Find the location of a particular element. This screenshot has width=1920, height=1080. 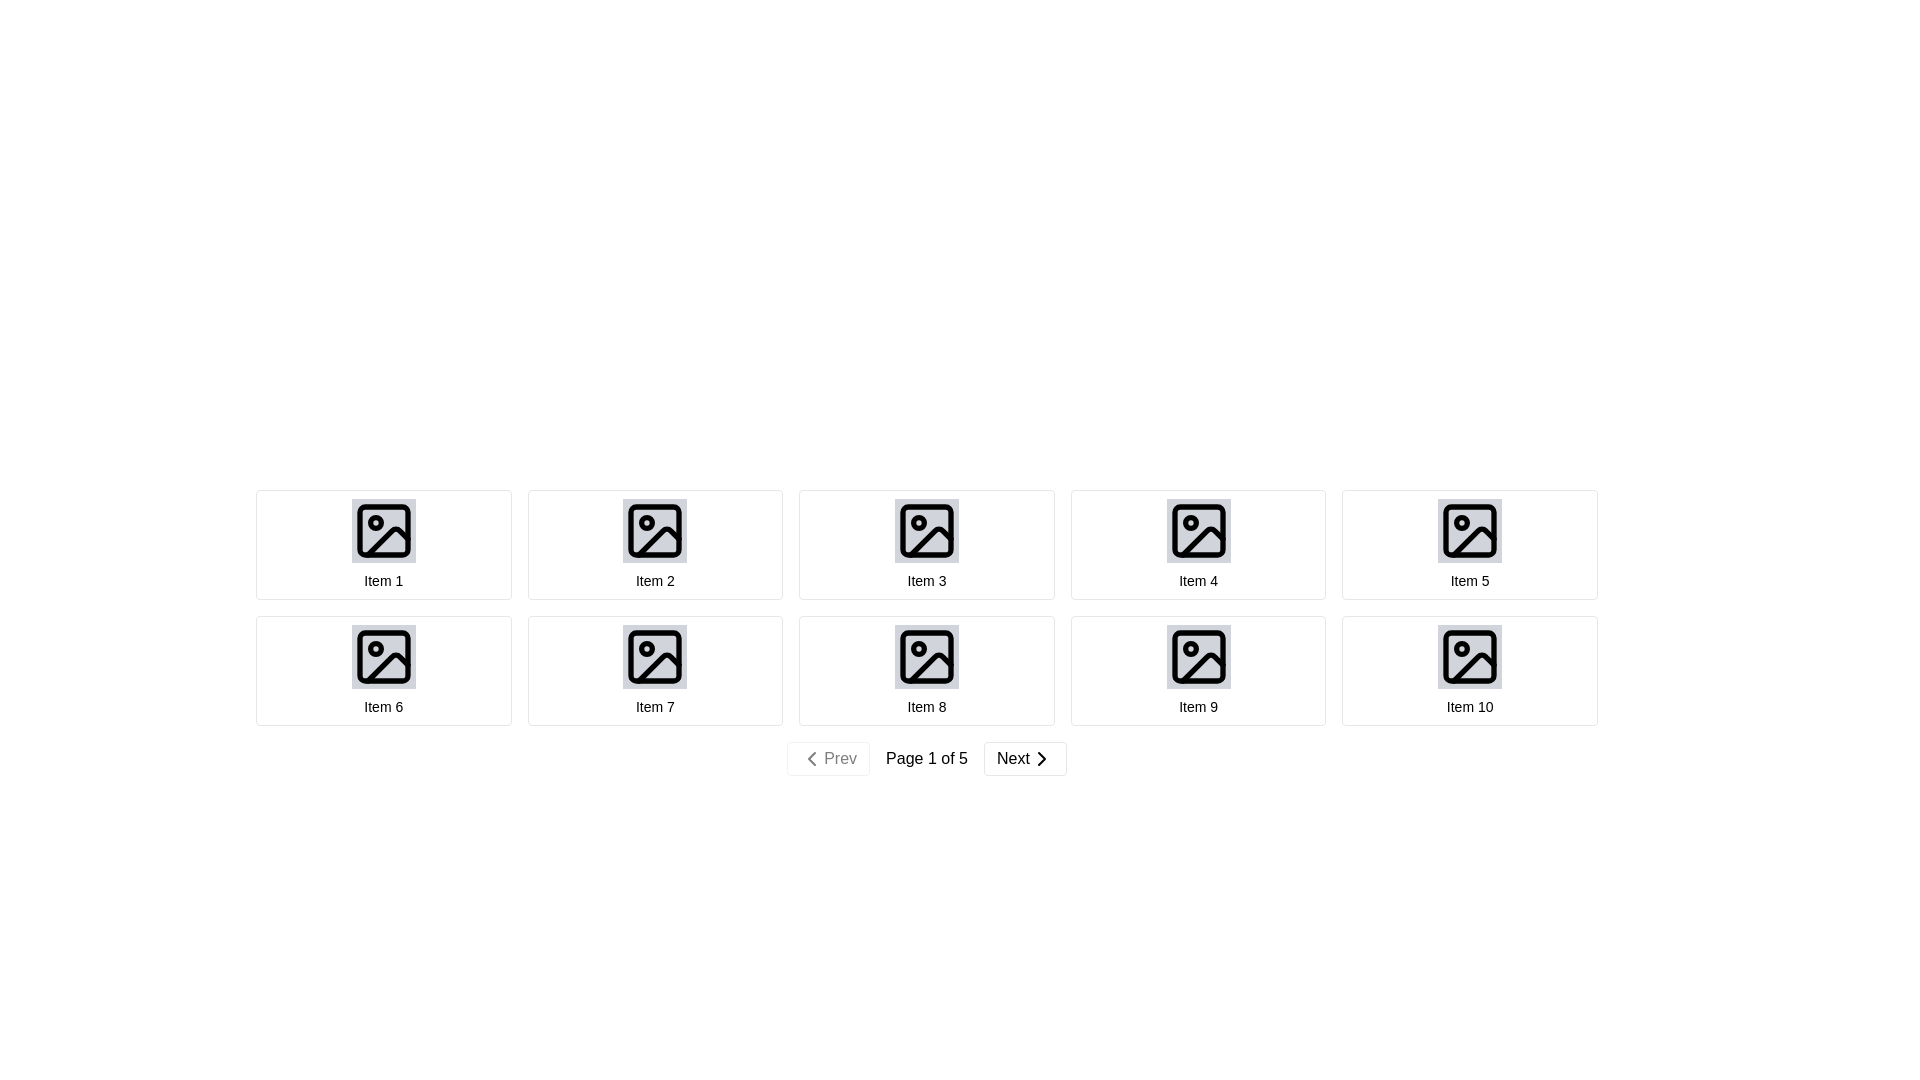

the Text Label displaying 'Item 3' located beneath the placeholder image in the top row, third column of the grid layout is located at coordinates (925, 581).